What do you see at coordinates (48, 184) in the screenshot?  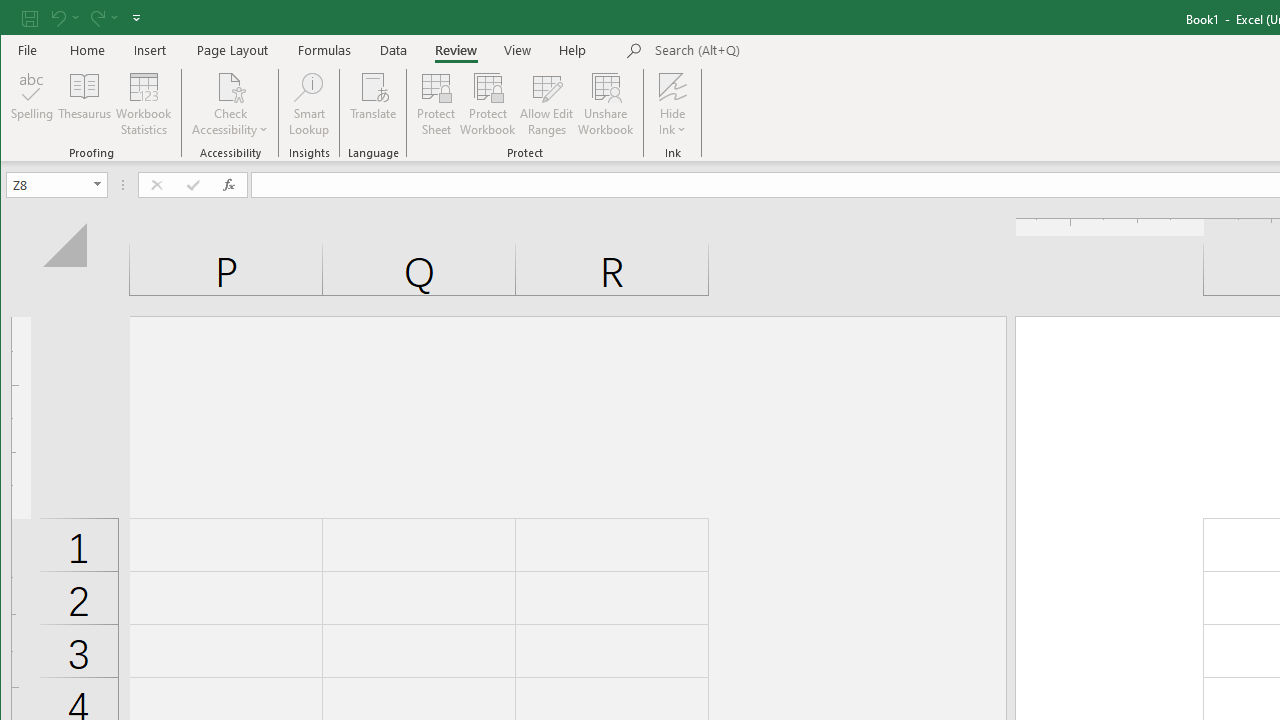 I see `'Name Box'` at bounding box center [48, 184].